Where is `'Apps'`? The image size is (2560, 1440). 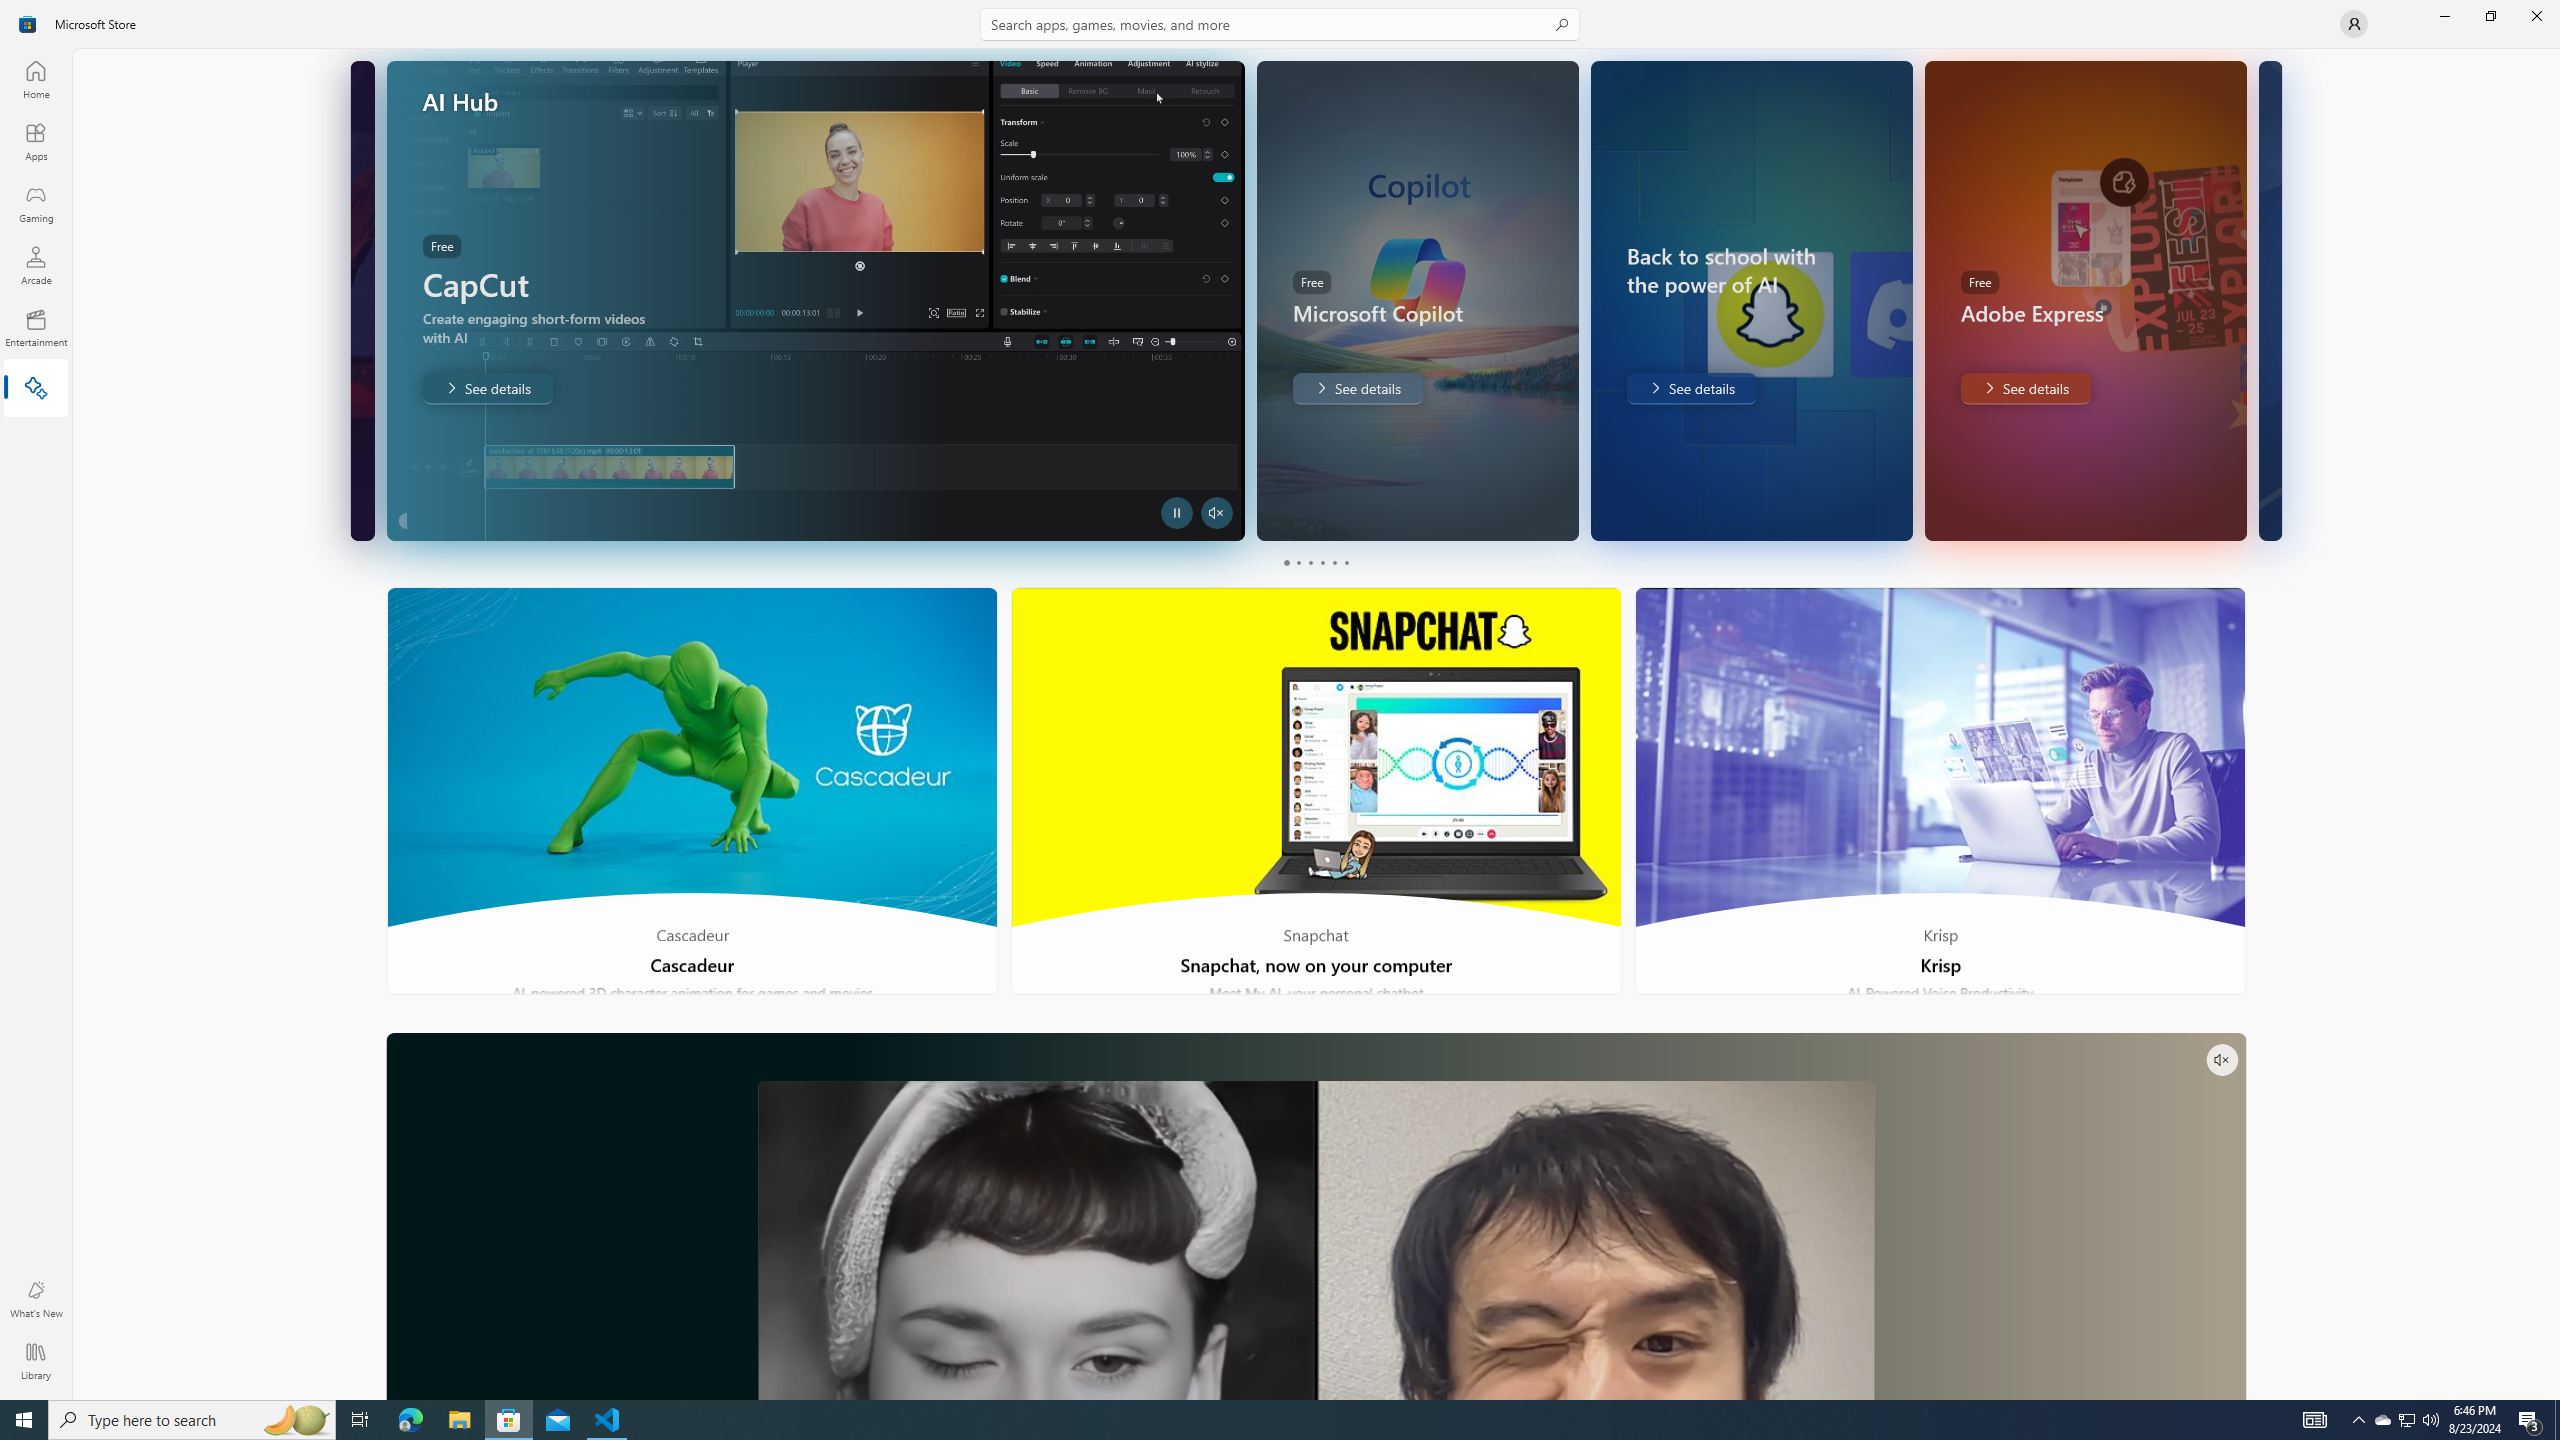 'Apps' is located at coordinates (34, 141).